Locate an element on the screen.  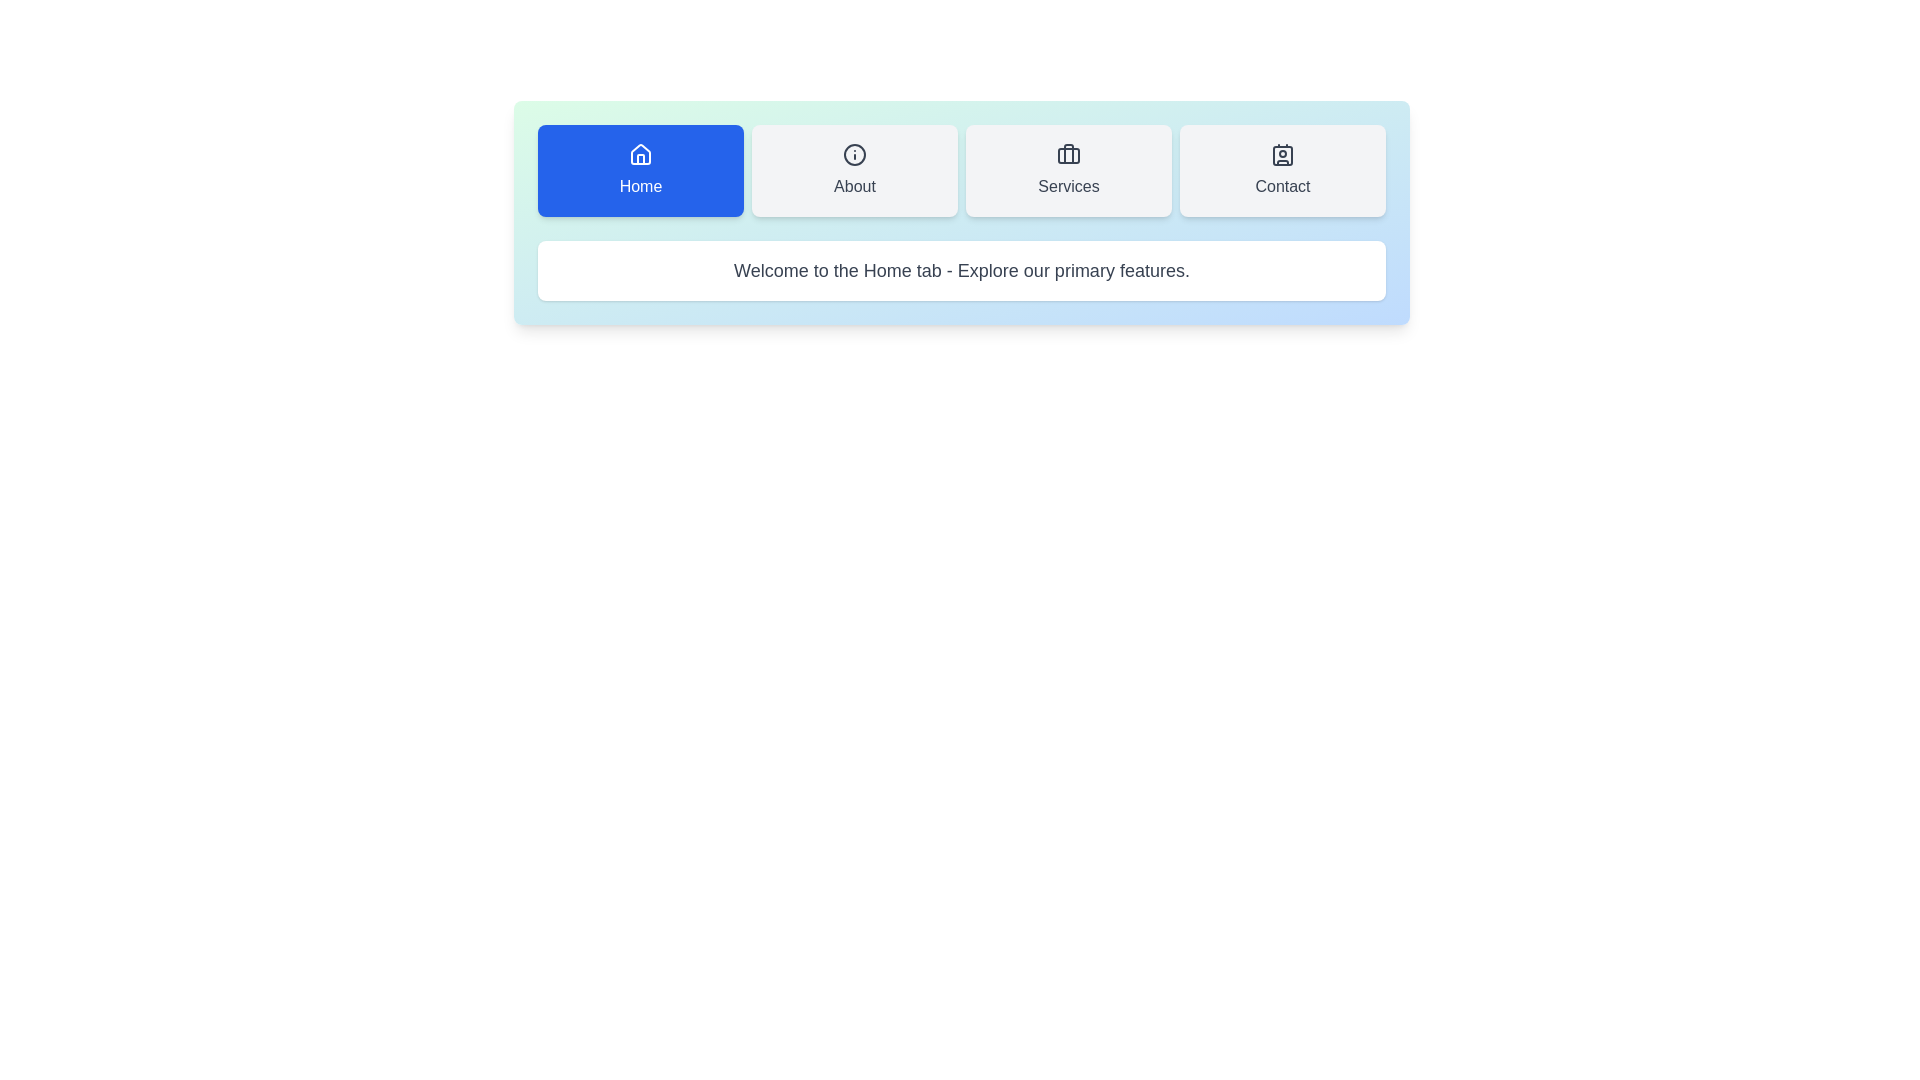
the 'Services' button which contains a briefcase icon at its upper part is located at coordinates (1068, 153).